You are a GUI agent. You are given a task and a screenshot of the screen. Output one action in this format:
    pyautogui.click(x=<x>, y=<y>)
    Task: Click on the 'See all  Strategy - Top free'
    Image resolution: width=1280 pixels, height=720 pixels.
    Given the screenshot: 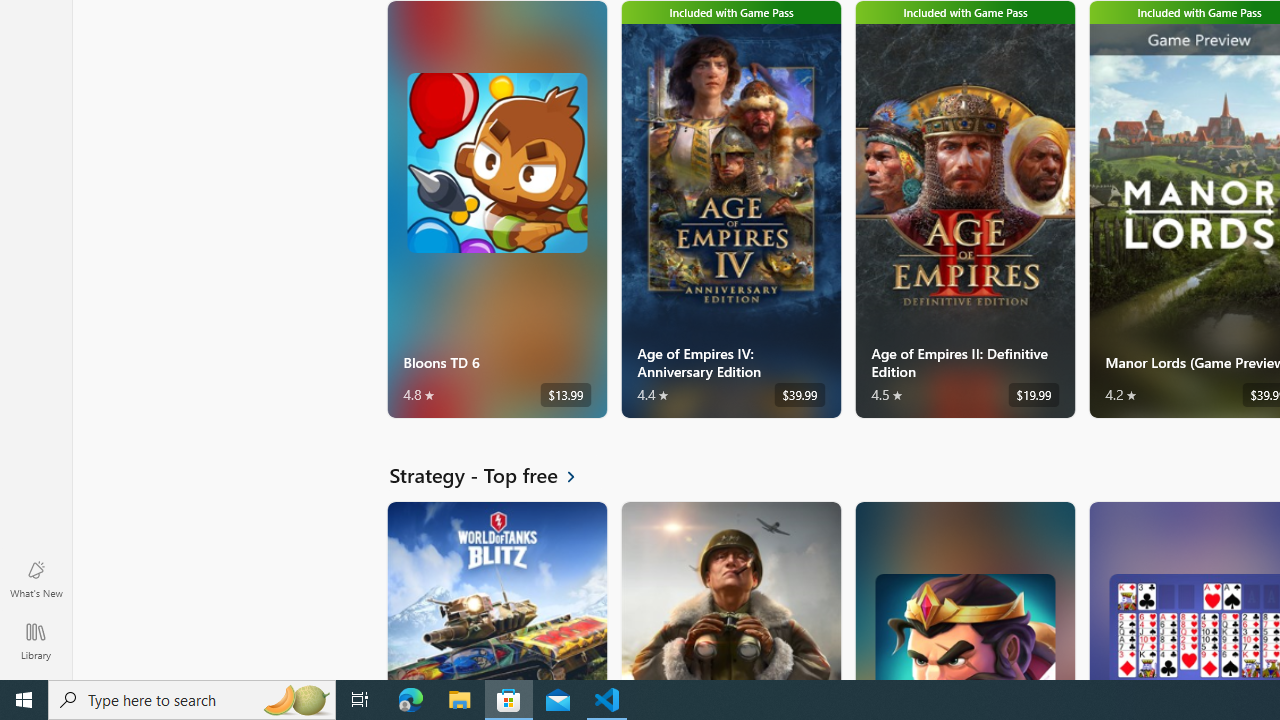 What is the action you would take?
    pyautogui.click(x=494, y=475)
    